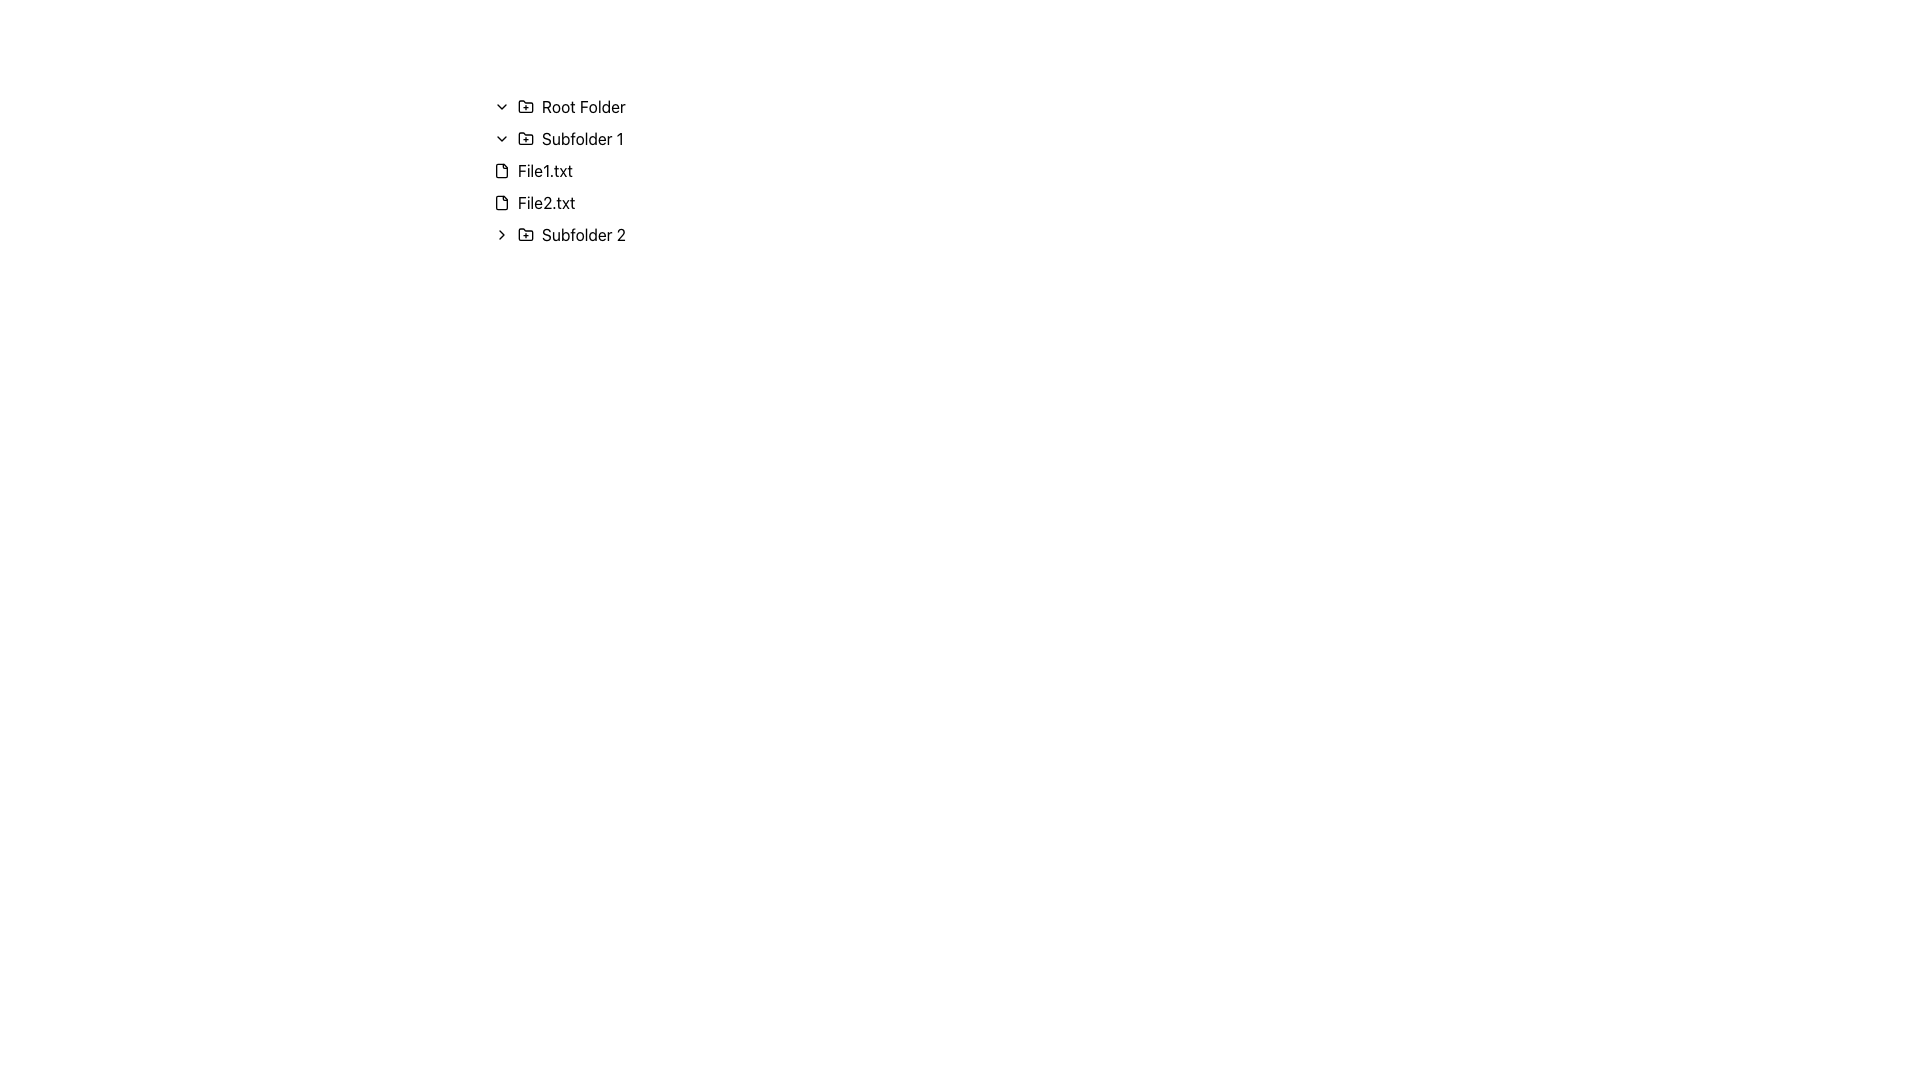 The image size is (1920, 1080). Describe the element at coordinates (526, 107) in the screenshot. I see `the folder icon with a plus sign that is in line with the text 'Root Folder' in the hierarchical list` at that location.